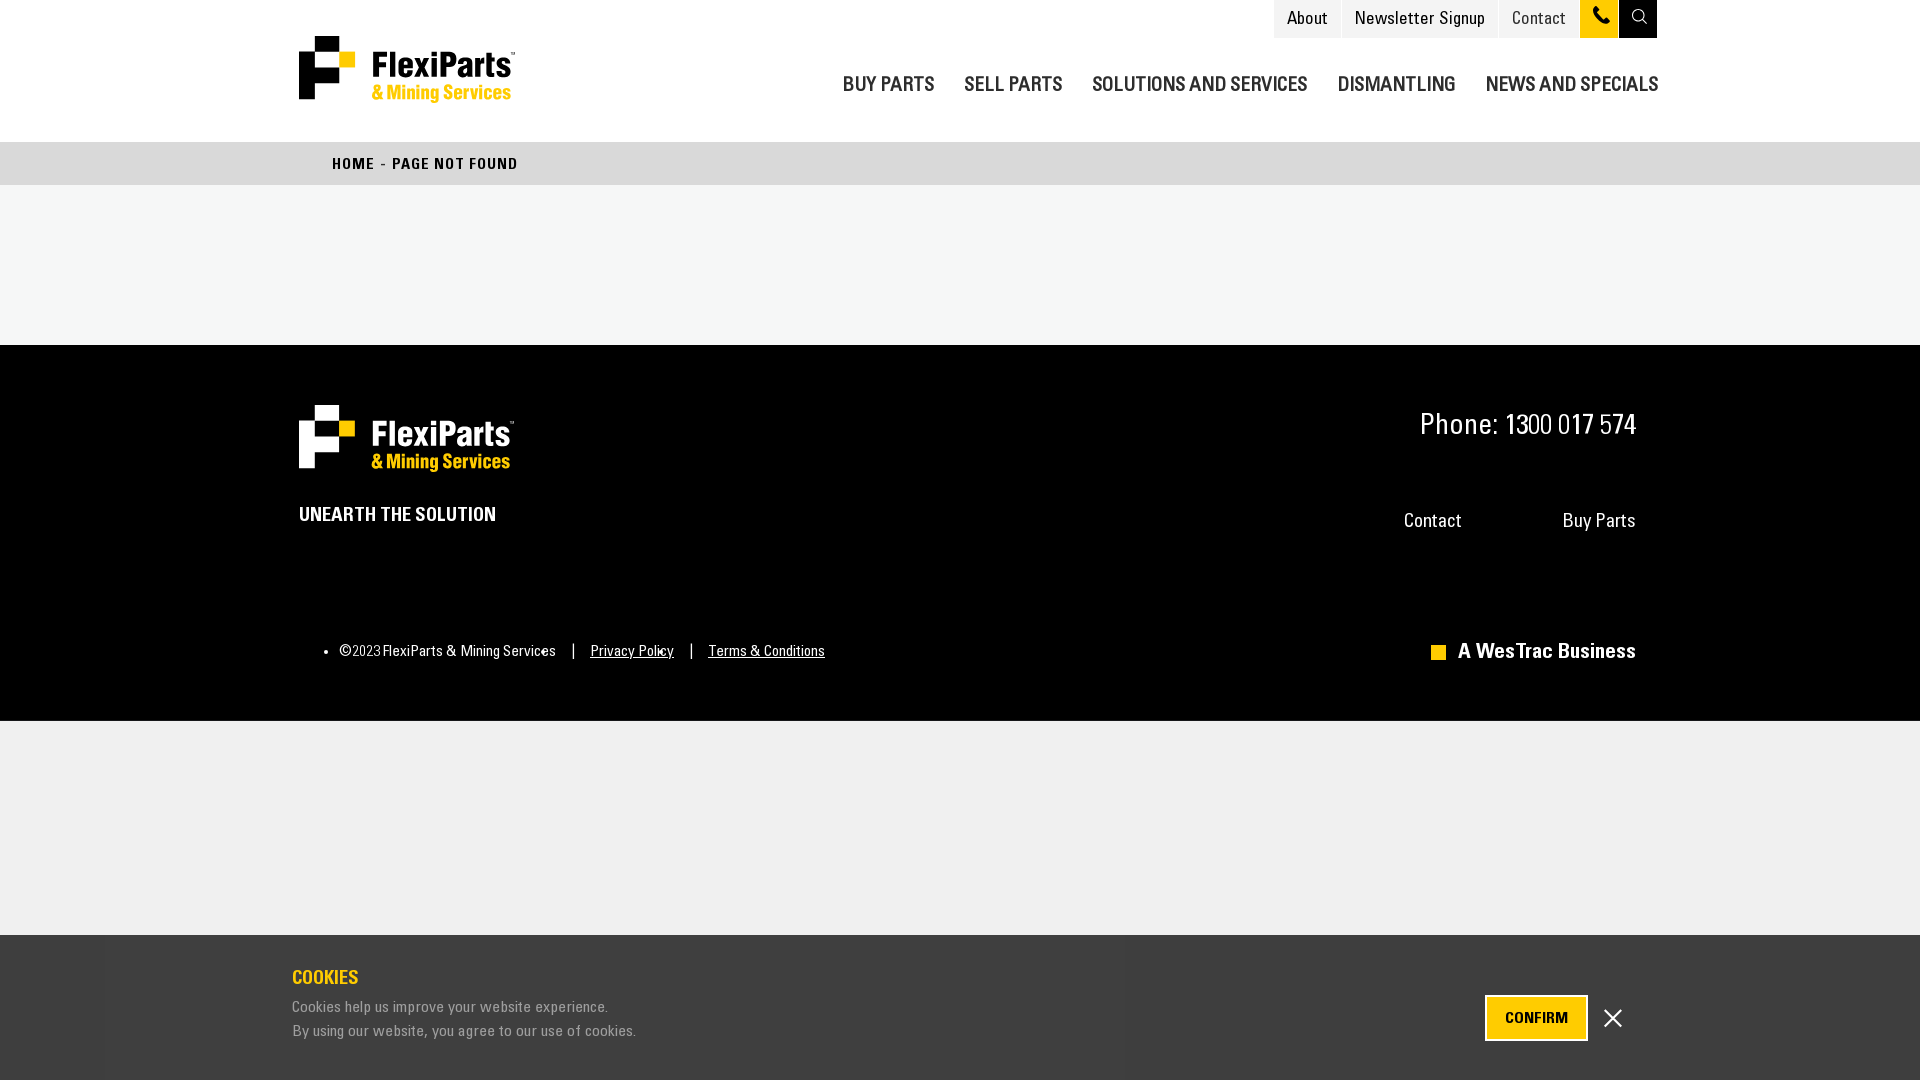  I want to click on 'SOLUTIONS AND SERVICES', so click(1199, 80).